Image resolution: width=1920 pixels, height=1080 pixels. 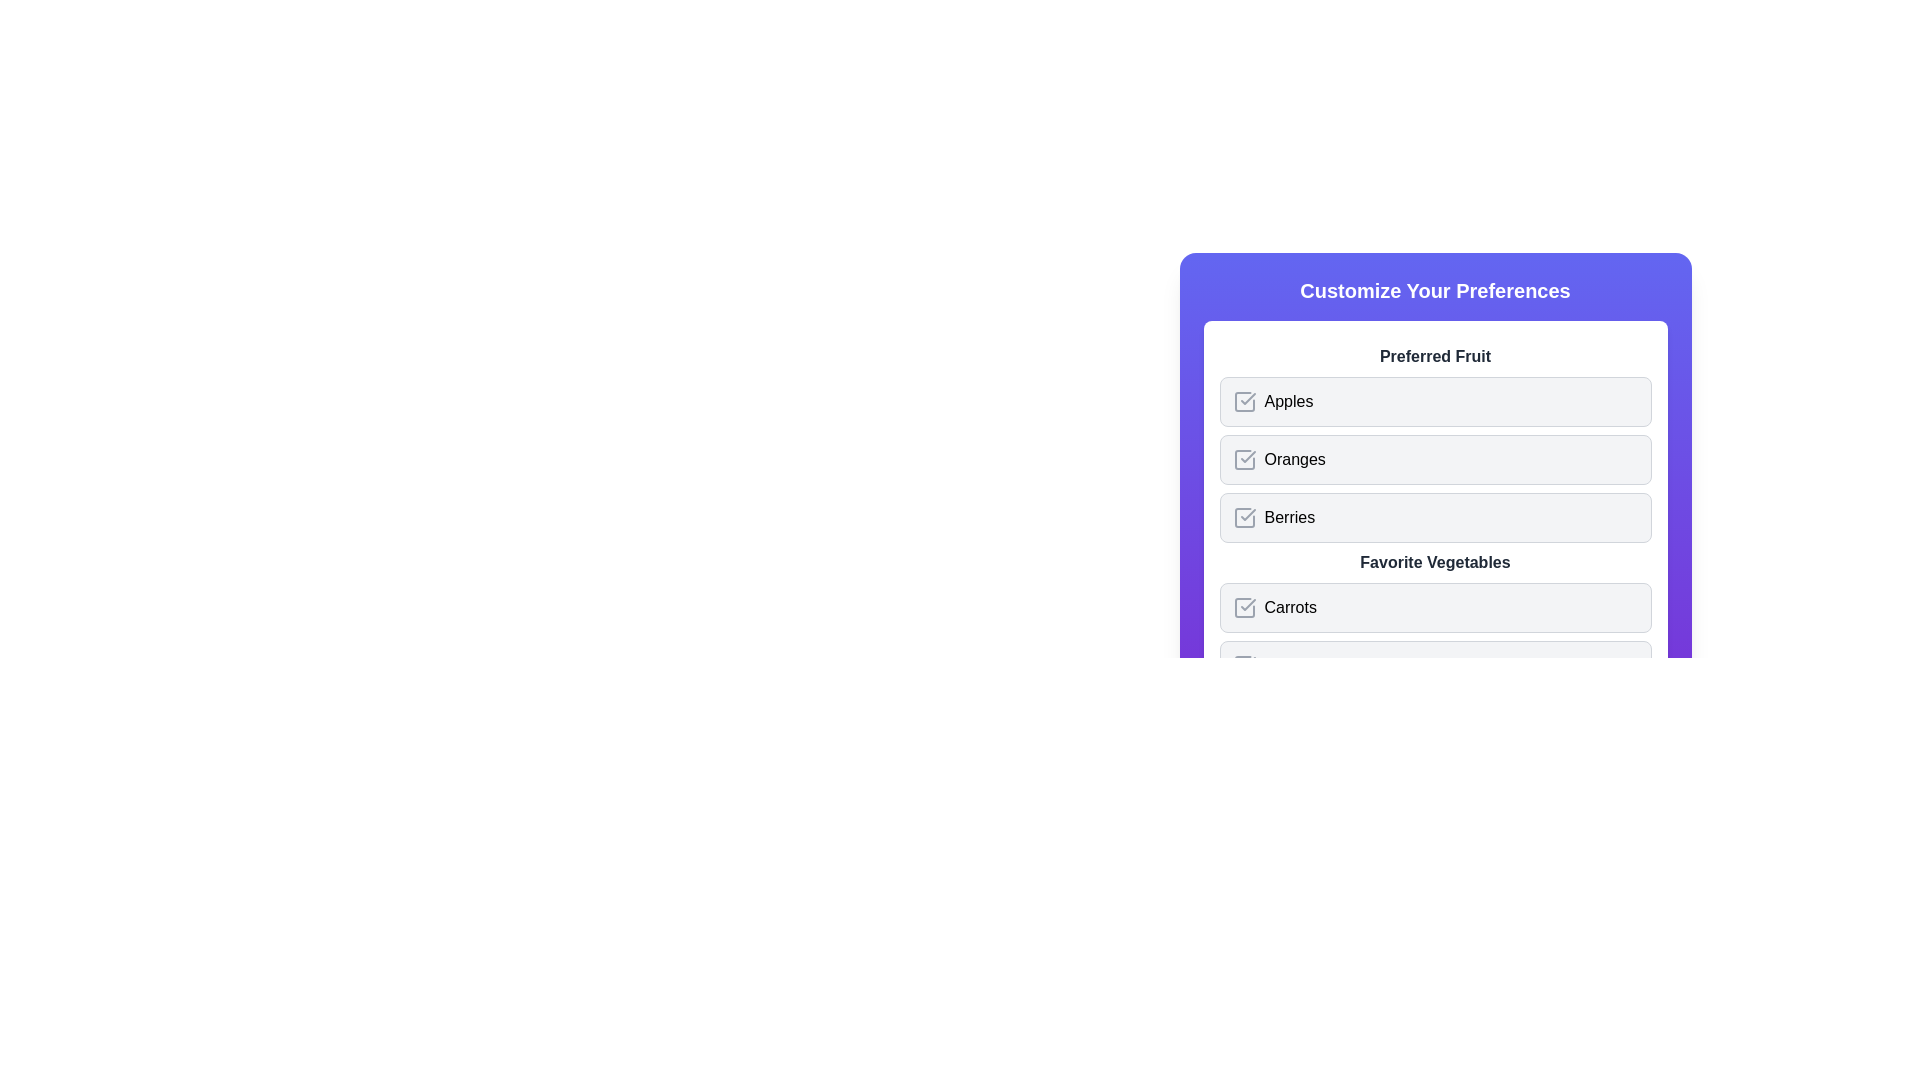 What do you see at coordinates (1434, 442) in the screenshot?
I see `the 'Oranges' checkbox list item in the 'Preferred Fruit' section of the 'Customize Your Preferences' card, which is the second item in the list` at bounding box center [1434, 442].